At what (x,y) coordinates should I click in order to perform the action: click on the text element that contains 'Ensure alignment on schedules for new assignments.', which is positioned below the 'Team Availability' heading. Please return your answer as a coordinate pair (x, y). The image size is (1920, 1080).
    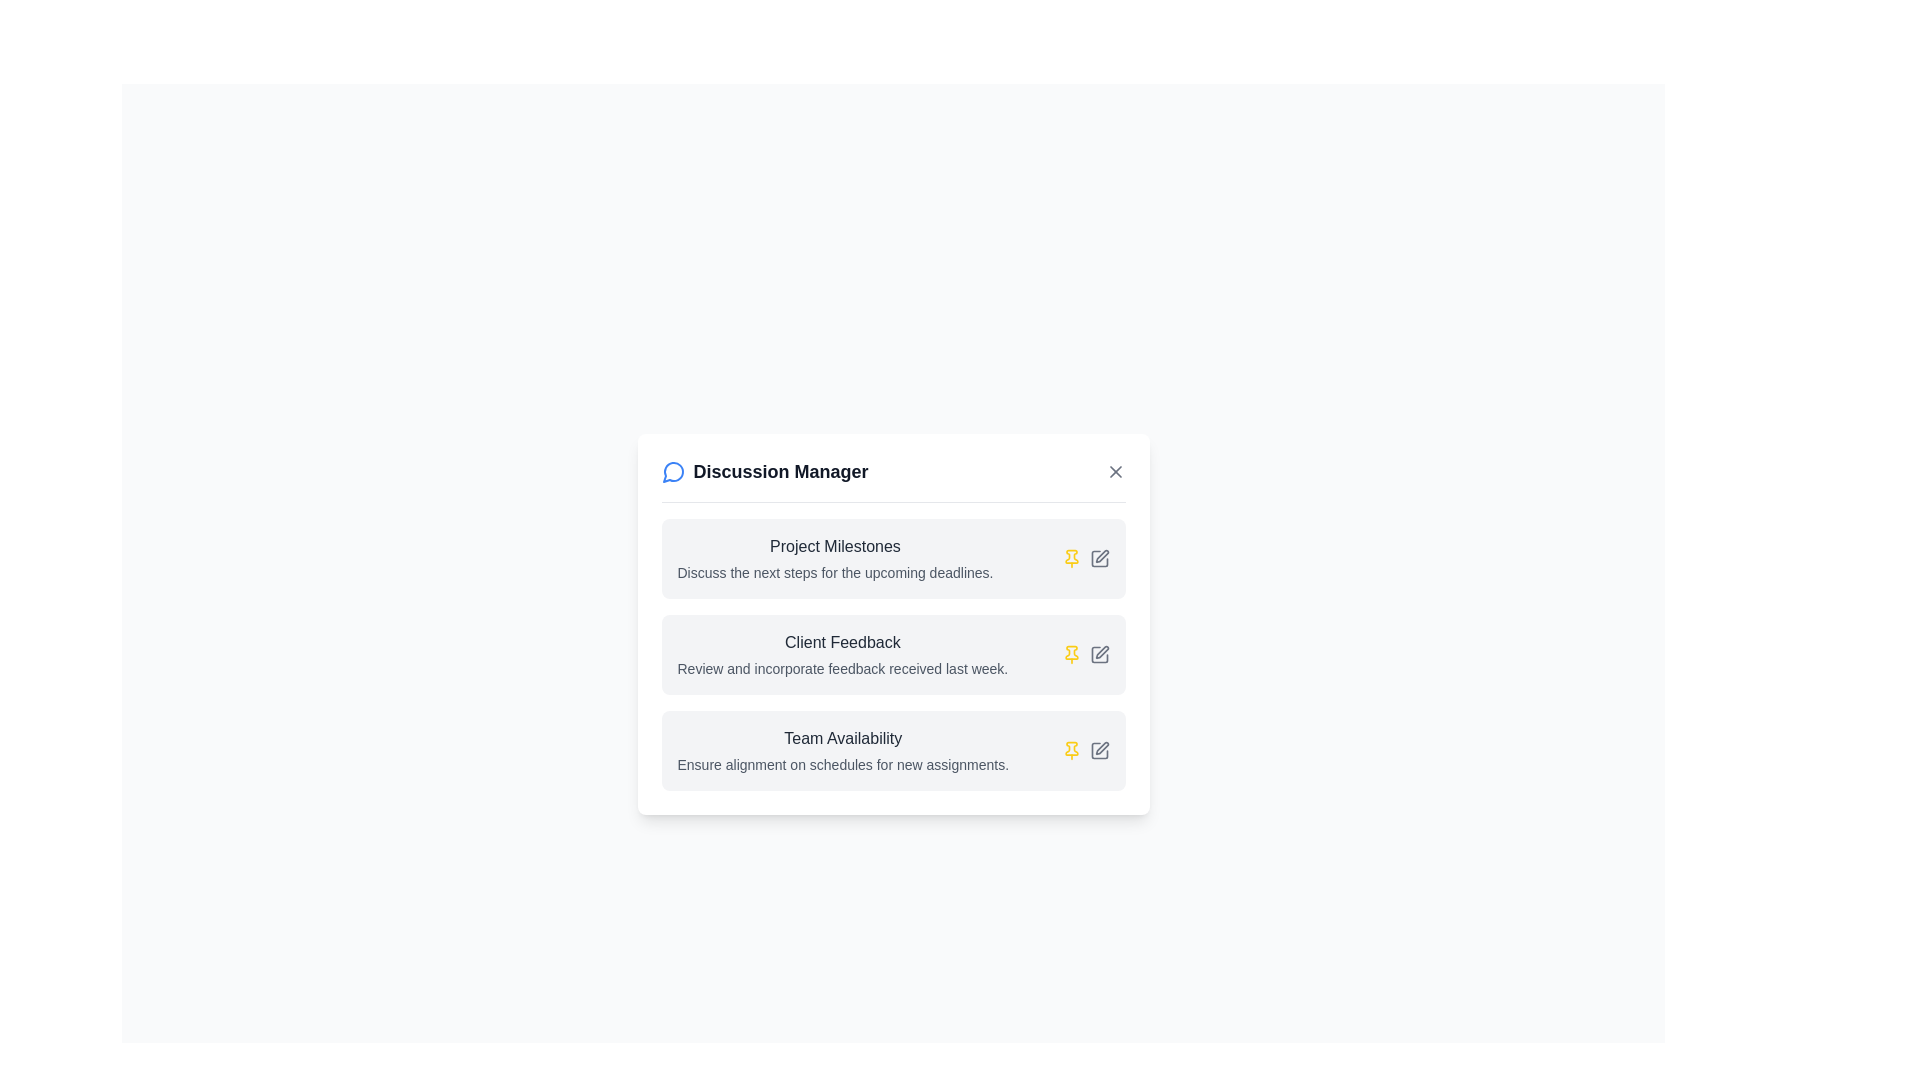
    Looking at the image, I should click on (843, 764).